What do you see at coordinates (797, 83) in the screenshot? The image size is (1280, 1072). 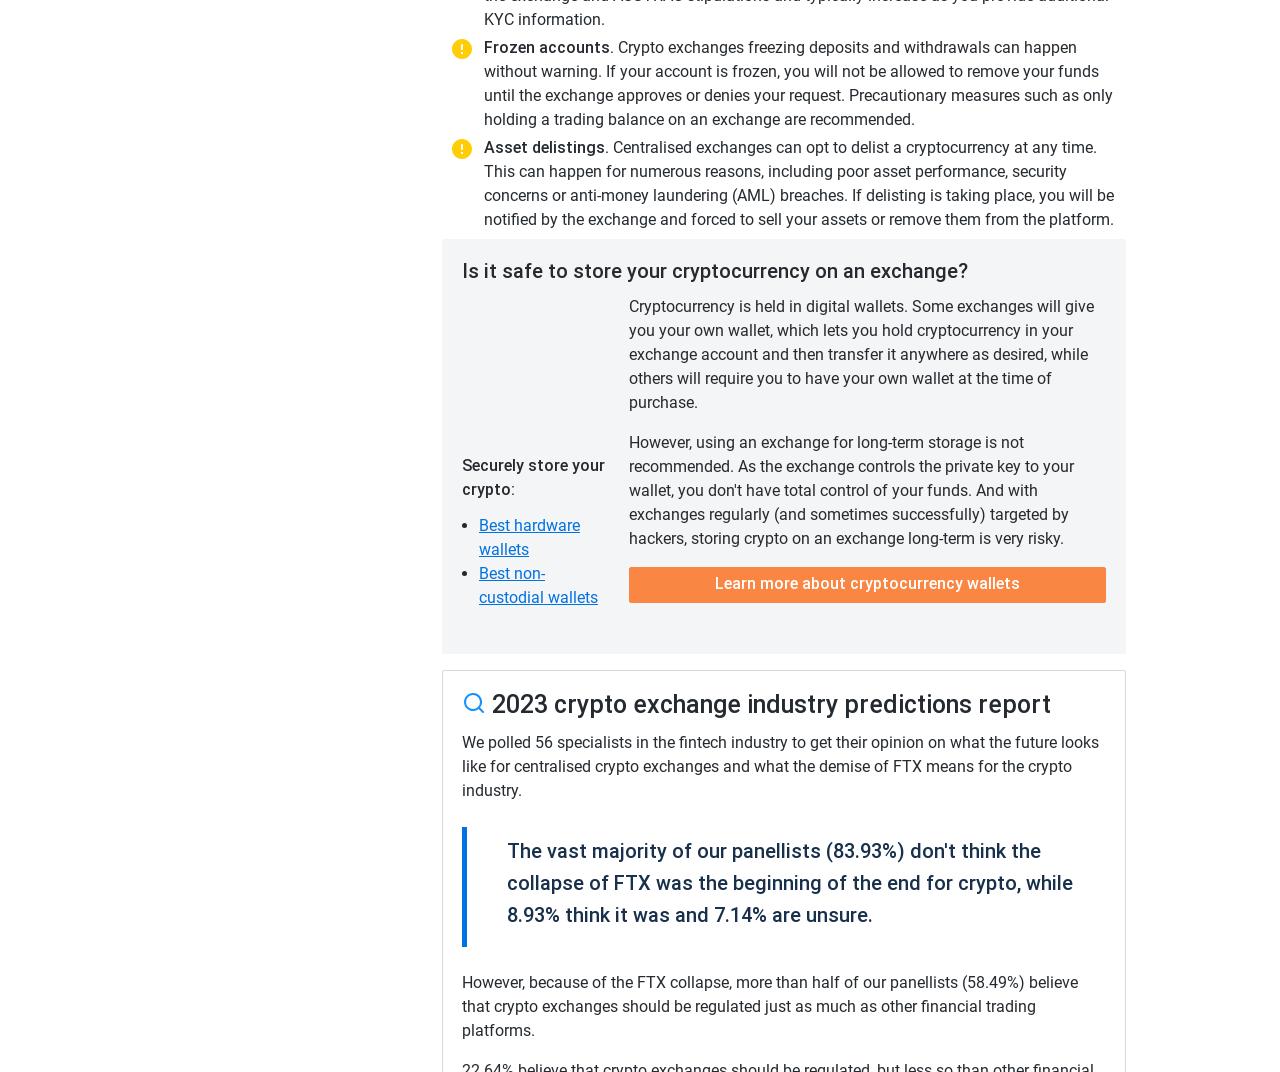 I see `'Crypto exchanges freezing deposits and withdrawals can happen without warning. If your account is frozen, you will not be allowed to remove your funds until the exchange approves or denies your request. Precautionary measures such as only holding a trading balance on an exchange are recommended.'` at bounding box center [797, 83].